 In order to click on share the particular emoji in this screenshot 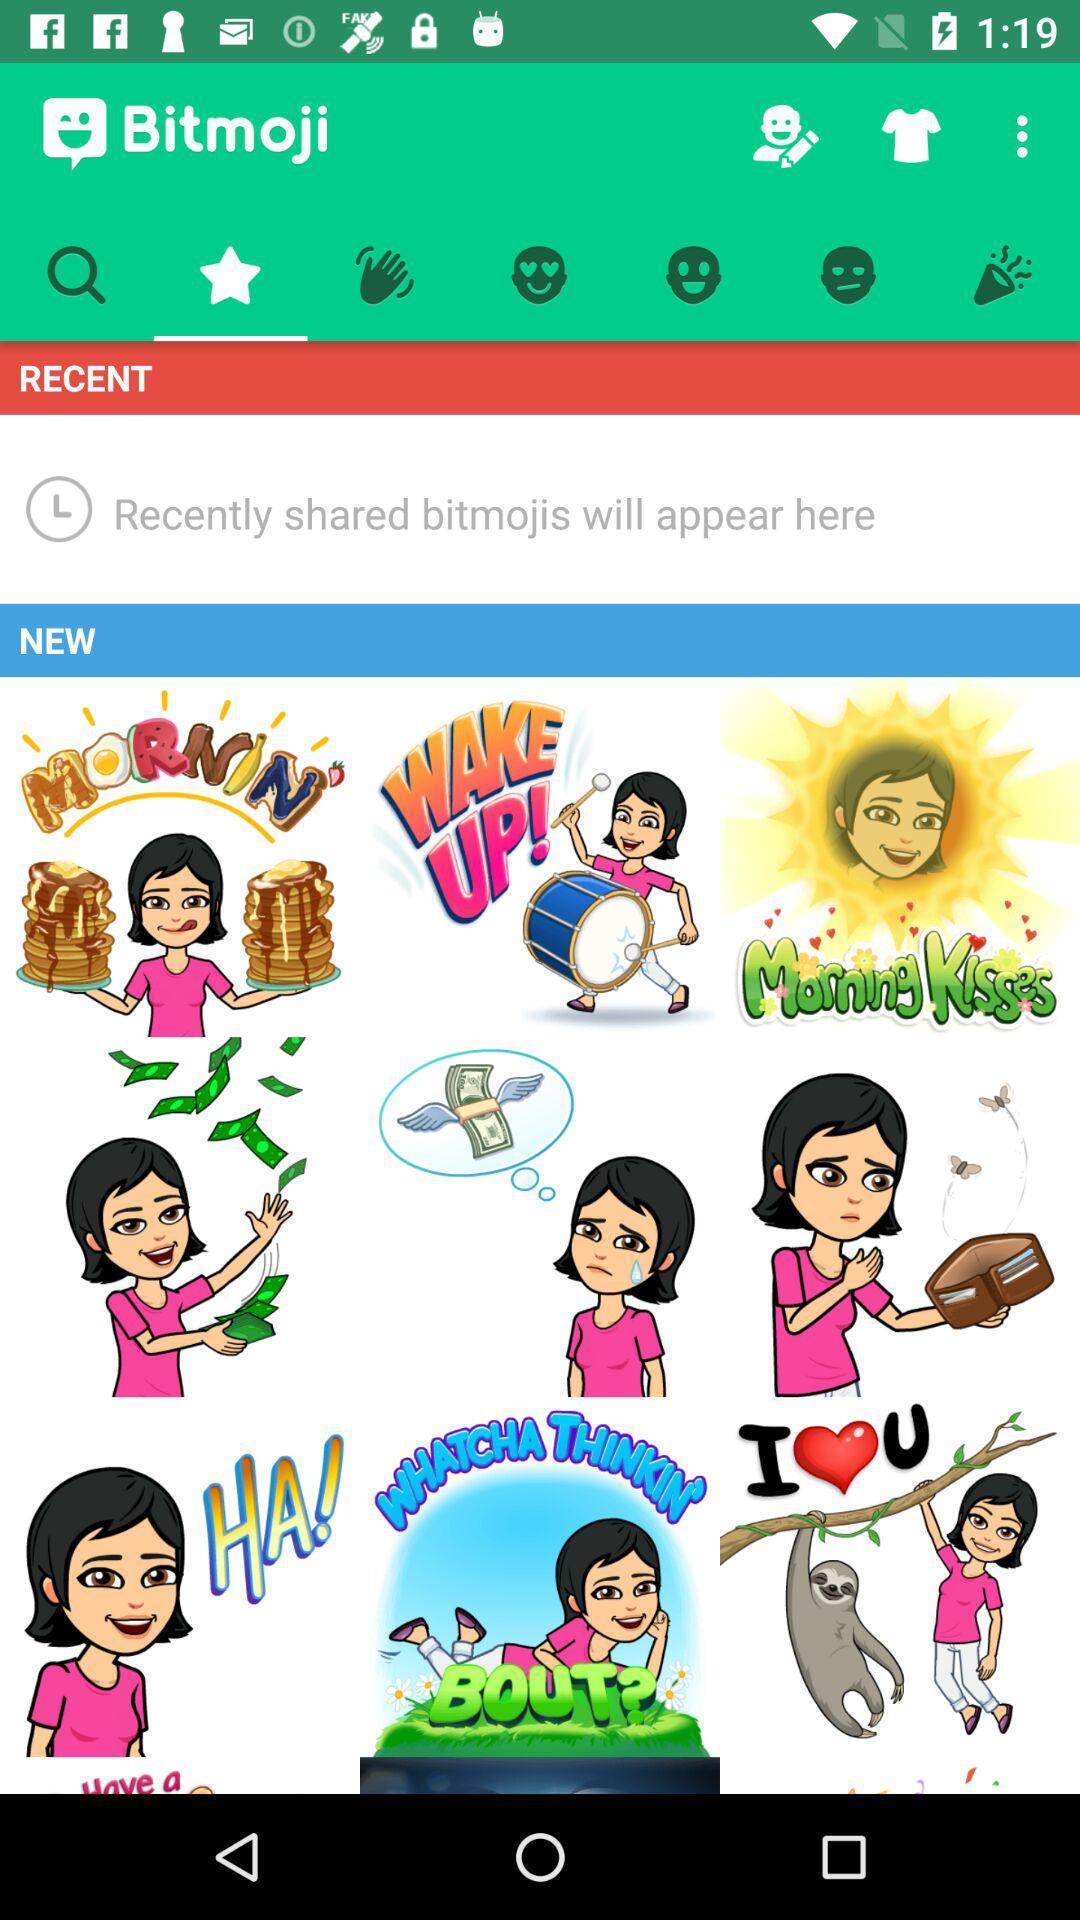, I will do `click(180, 1216)`.